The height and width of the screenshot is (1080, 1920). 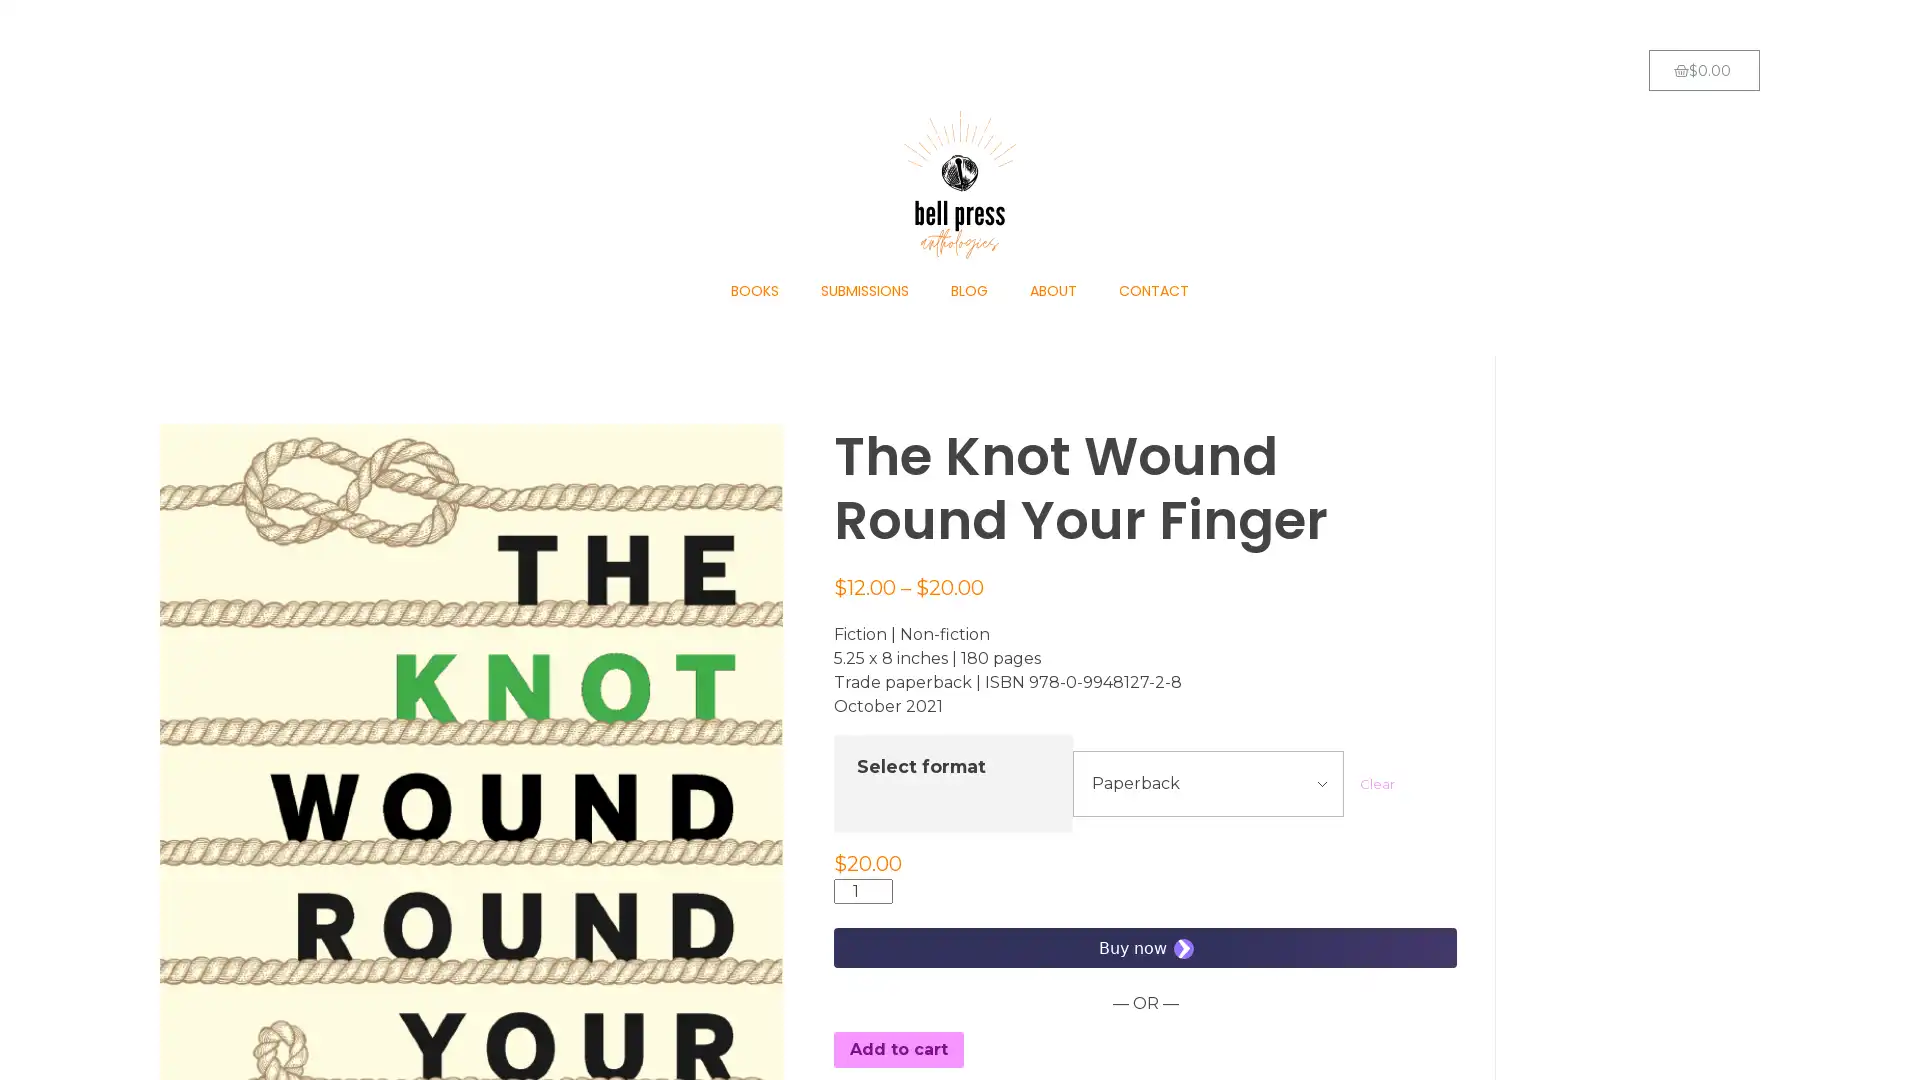 I want to click on Add to cart, so click(x=897, y=1048).